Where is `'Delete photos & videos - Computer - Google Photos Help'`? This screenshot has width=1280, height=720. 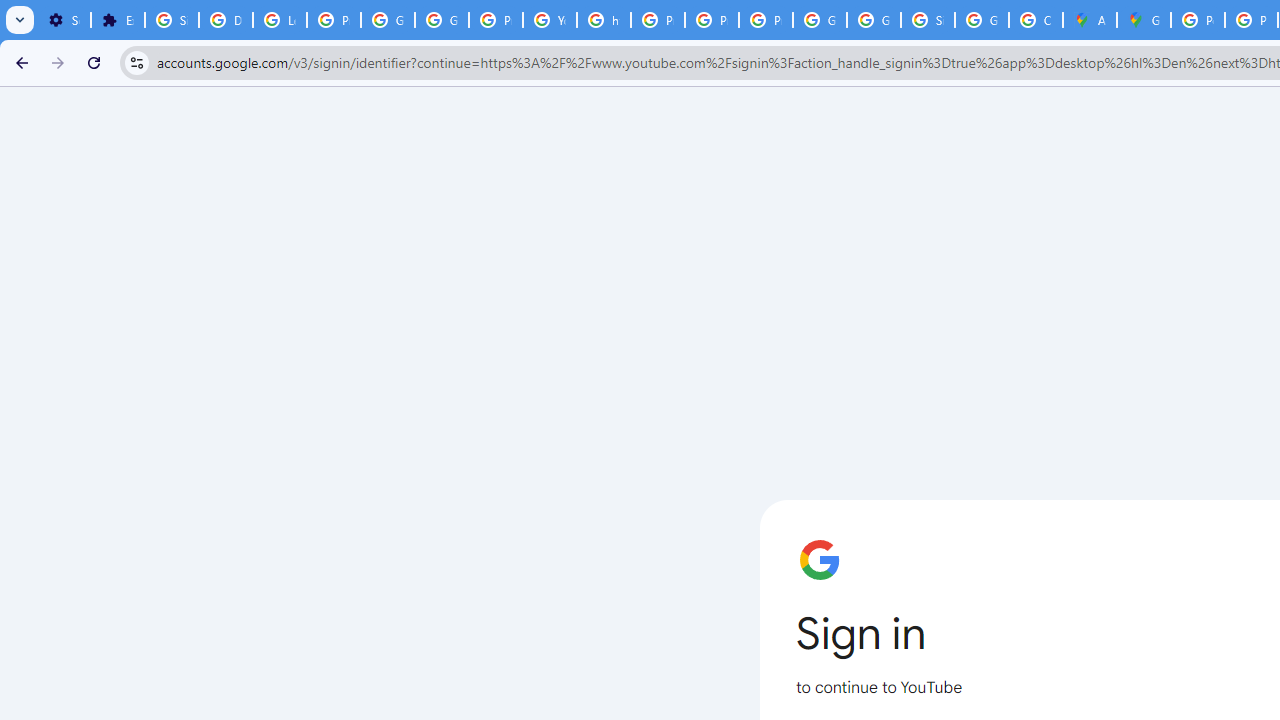 'Delete photos & videos - Computer - Google Photos Help' is located at coordinates (225, 20).